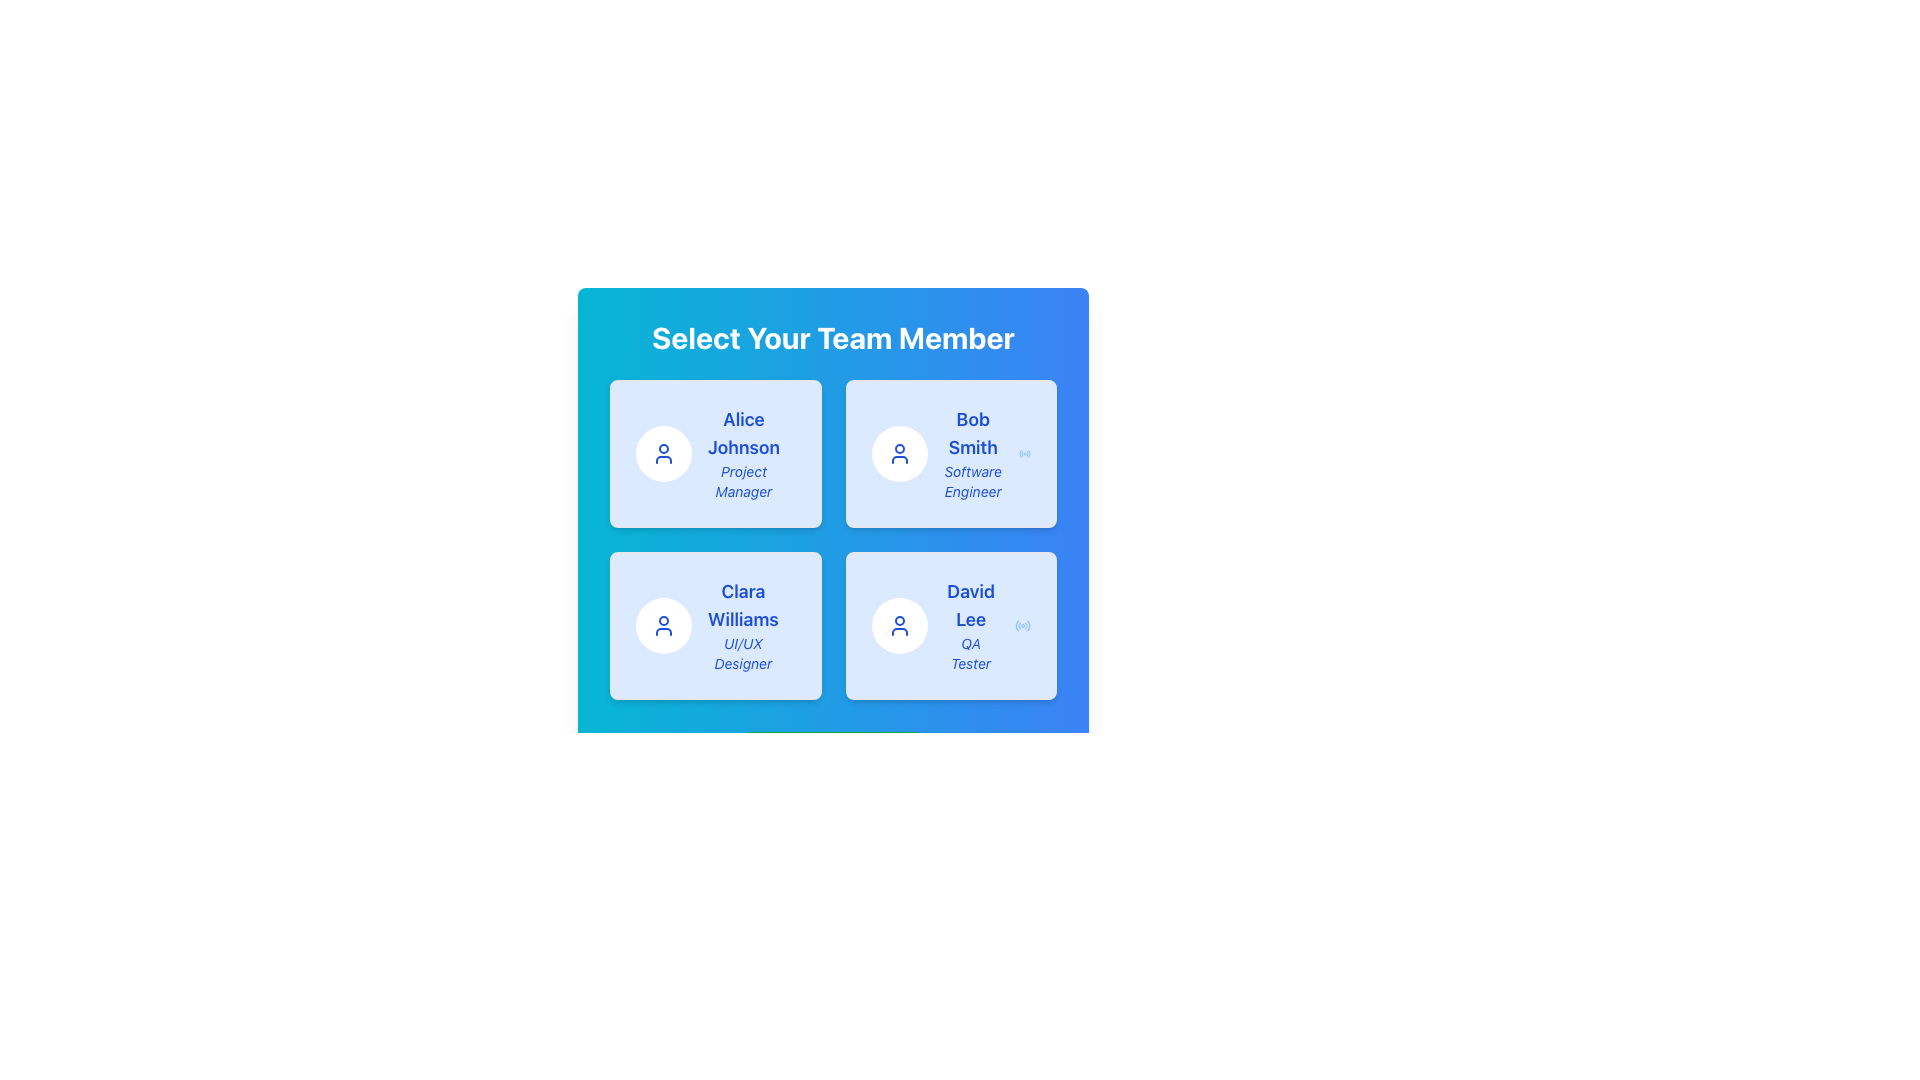  Describe the element at coordinates (973, 433) in the screenshot. I see `the text label displaying 'Bob Smith' in bold font, located in the first row and second column of the grid layout within the 'Select Your Team Member' dialog` at that location.